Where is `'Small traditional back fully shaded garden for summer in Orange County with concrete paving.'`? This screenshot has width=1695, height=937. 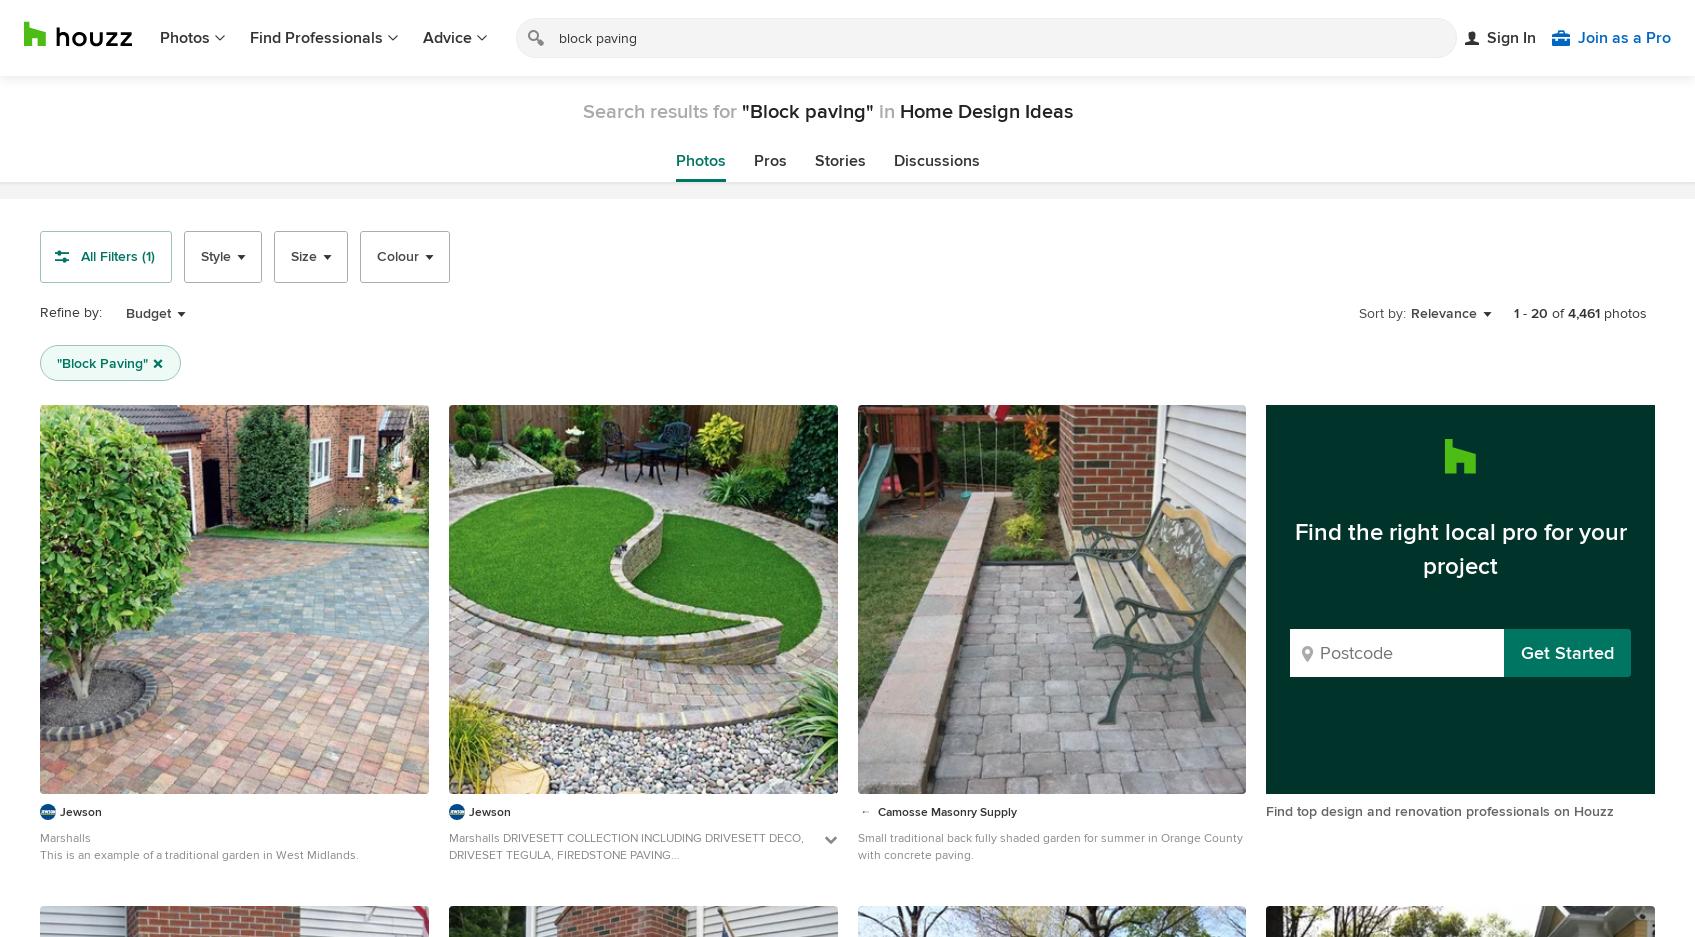 'Small traditional back fully shaded garden for summer in Orange County with concrete paving.' is located at coordinates (1049, 846).